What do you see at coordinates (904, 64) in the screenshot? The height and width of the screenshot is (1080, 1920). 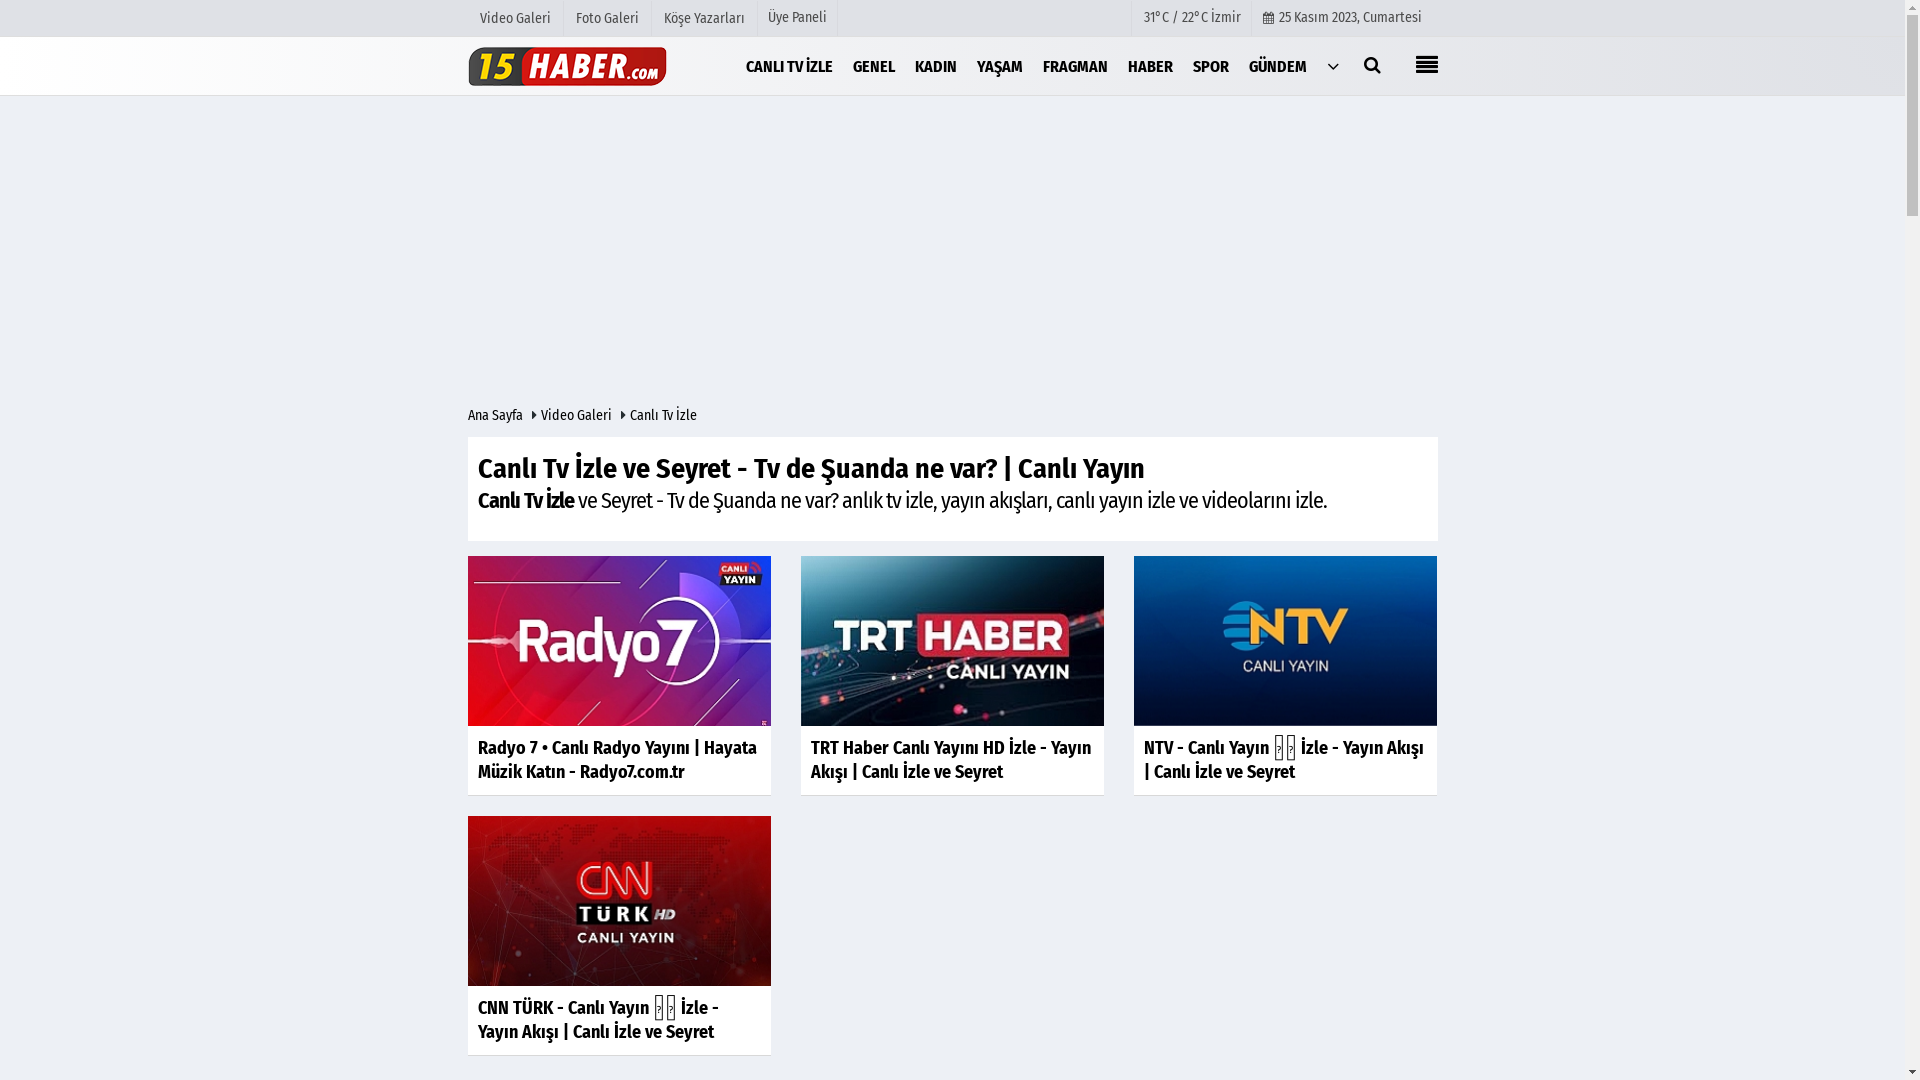 I see `'KADIN'` at bounding box center [904, 64].